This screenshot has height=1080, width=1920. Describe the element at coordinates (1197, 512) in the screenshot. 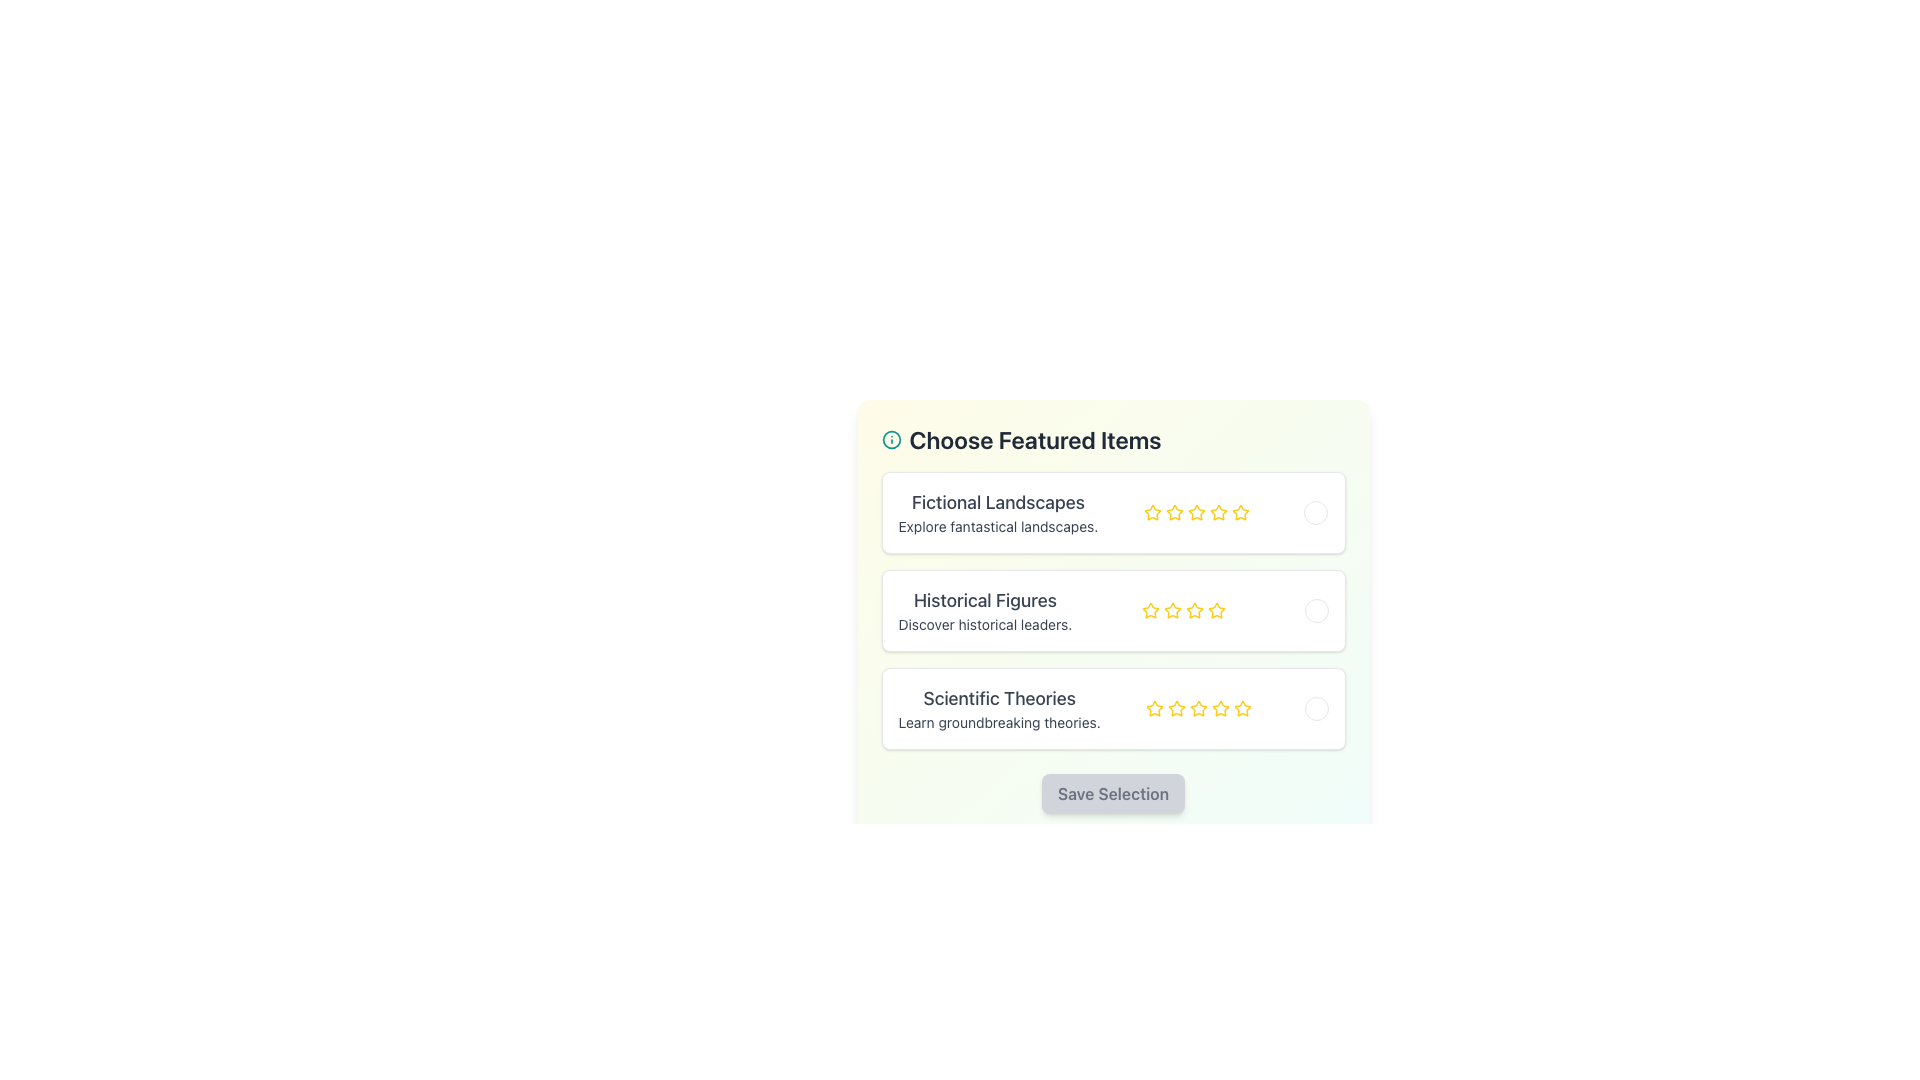

I see `the fifth star-shaped icon with a yellow outline in the rating system for the 'Fictional Landscapes' item in the 'Choose Featured Items' section` at that location.